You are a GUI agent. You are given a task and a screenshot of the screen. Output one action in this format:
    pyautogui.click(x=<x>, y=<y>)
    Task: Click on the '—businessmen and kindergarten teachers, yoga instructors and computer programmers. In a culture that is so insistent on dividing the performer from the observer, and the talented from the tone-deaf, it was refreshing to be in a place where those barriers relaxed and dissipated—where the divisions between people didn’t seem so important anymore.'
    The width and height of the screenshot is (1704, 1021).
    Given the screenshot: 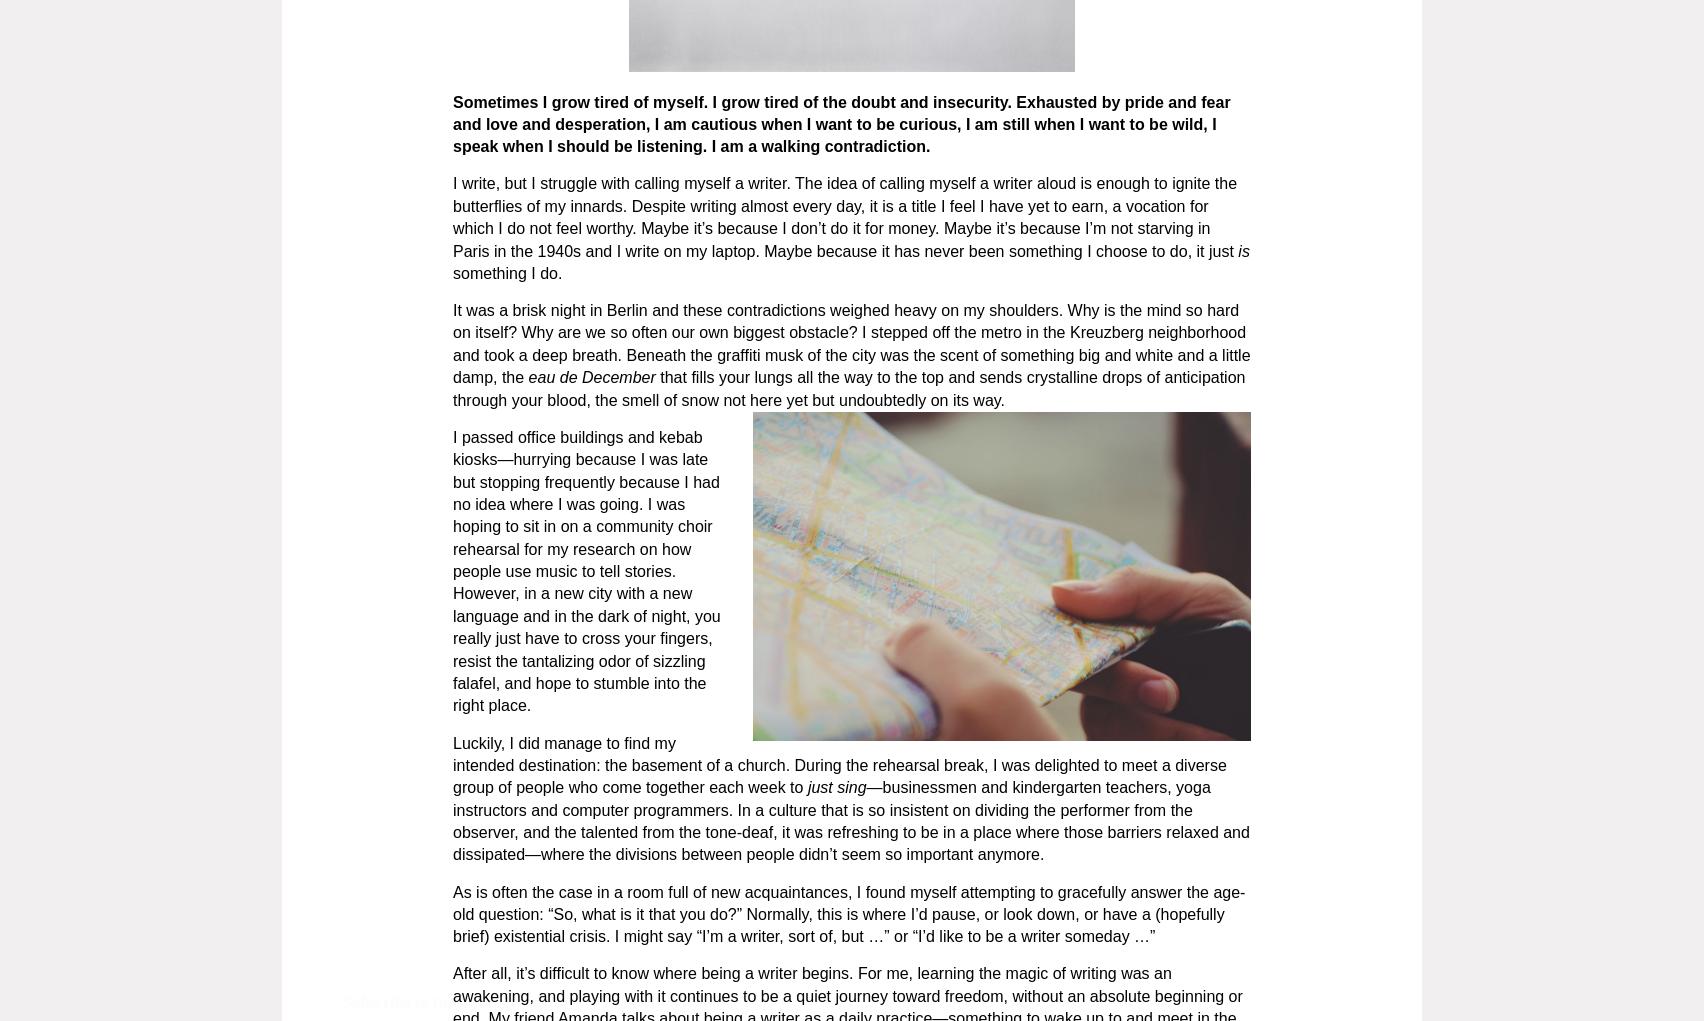 What is the action you would take?
    pyautogui.click(x=849, y=819)
    